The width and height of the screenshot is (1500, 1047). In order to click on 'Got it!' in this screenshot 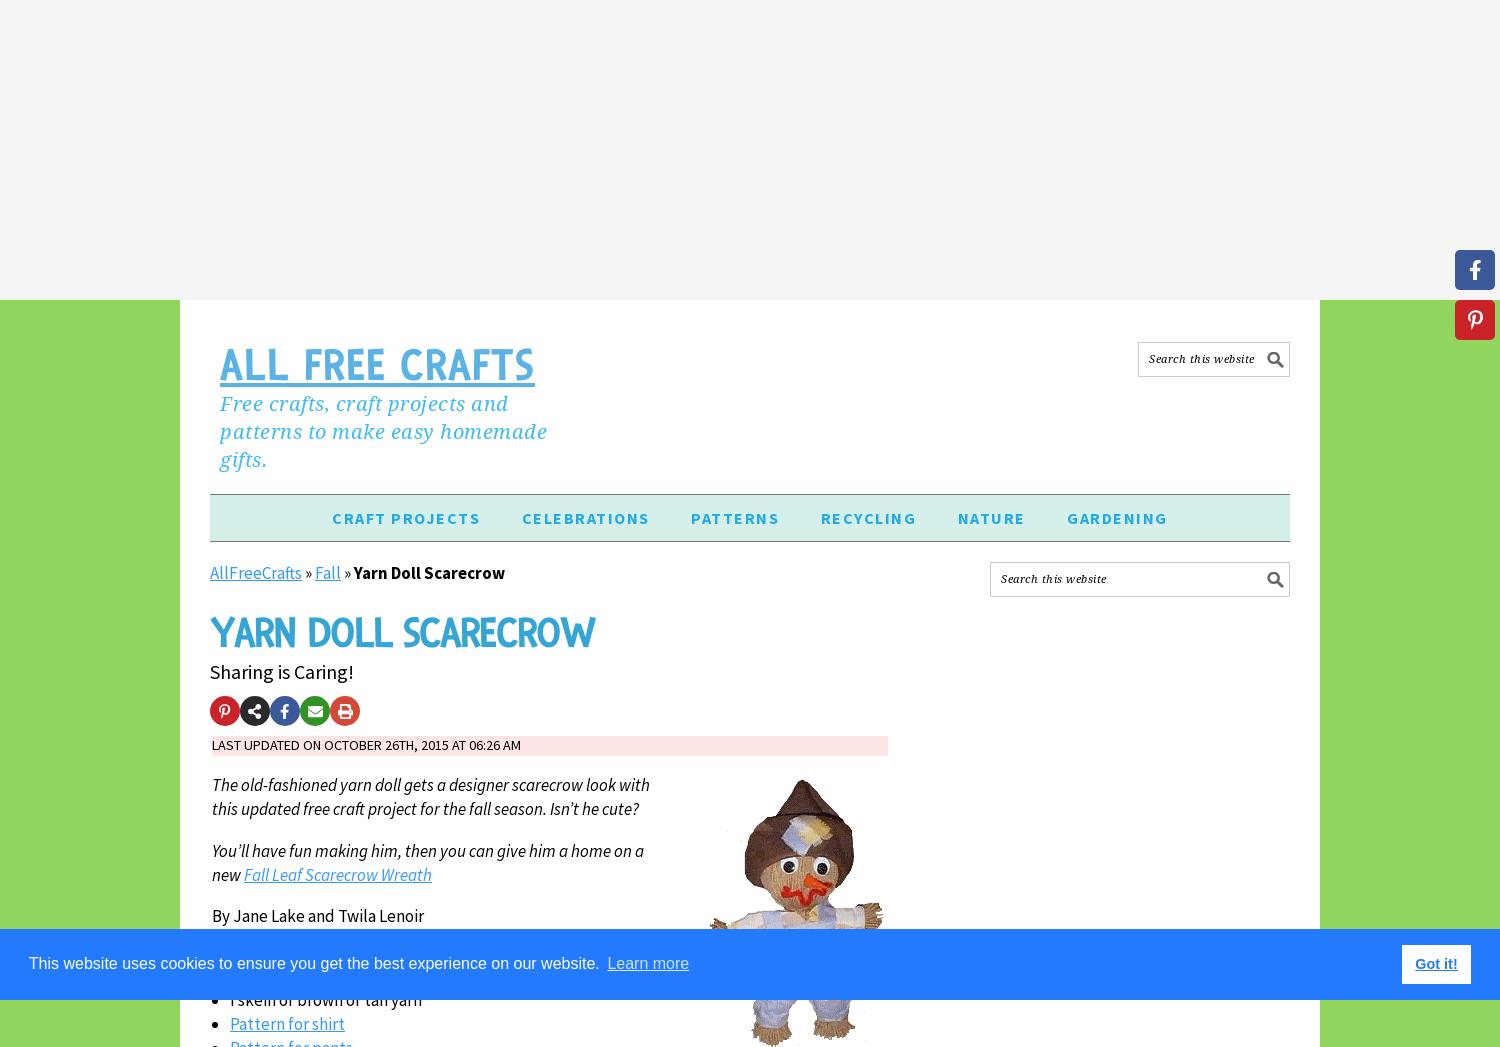, I will do `click(1414, 962)`.